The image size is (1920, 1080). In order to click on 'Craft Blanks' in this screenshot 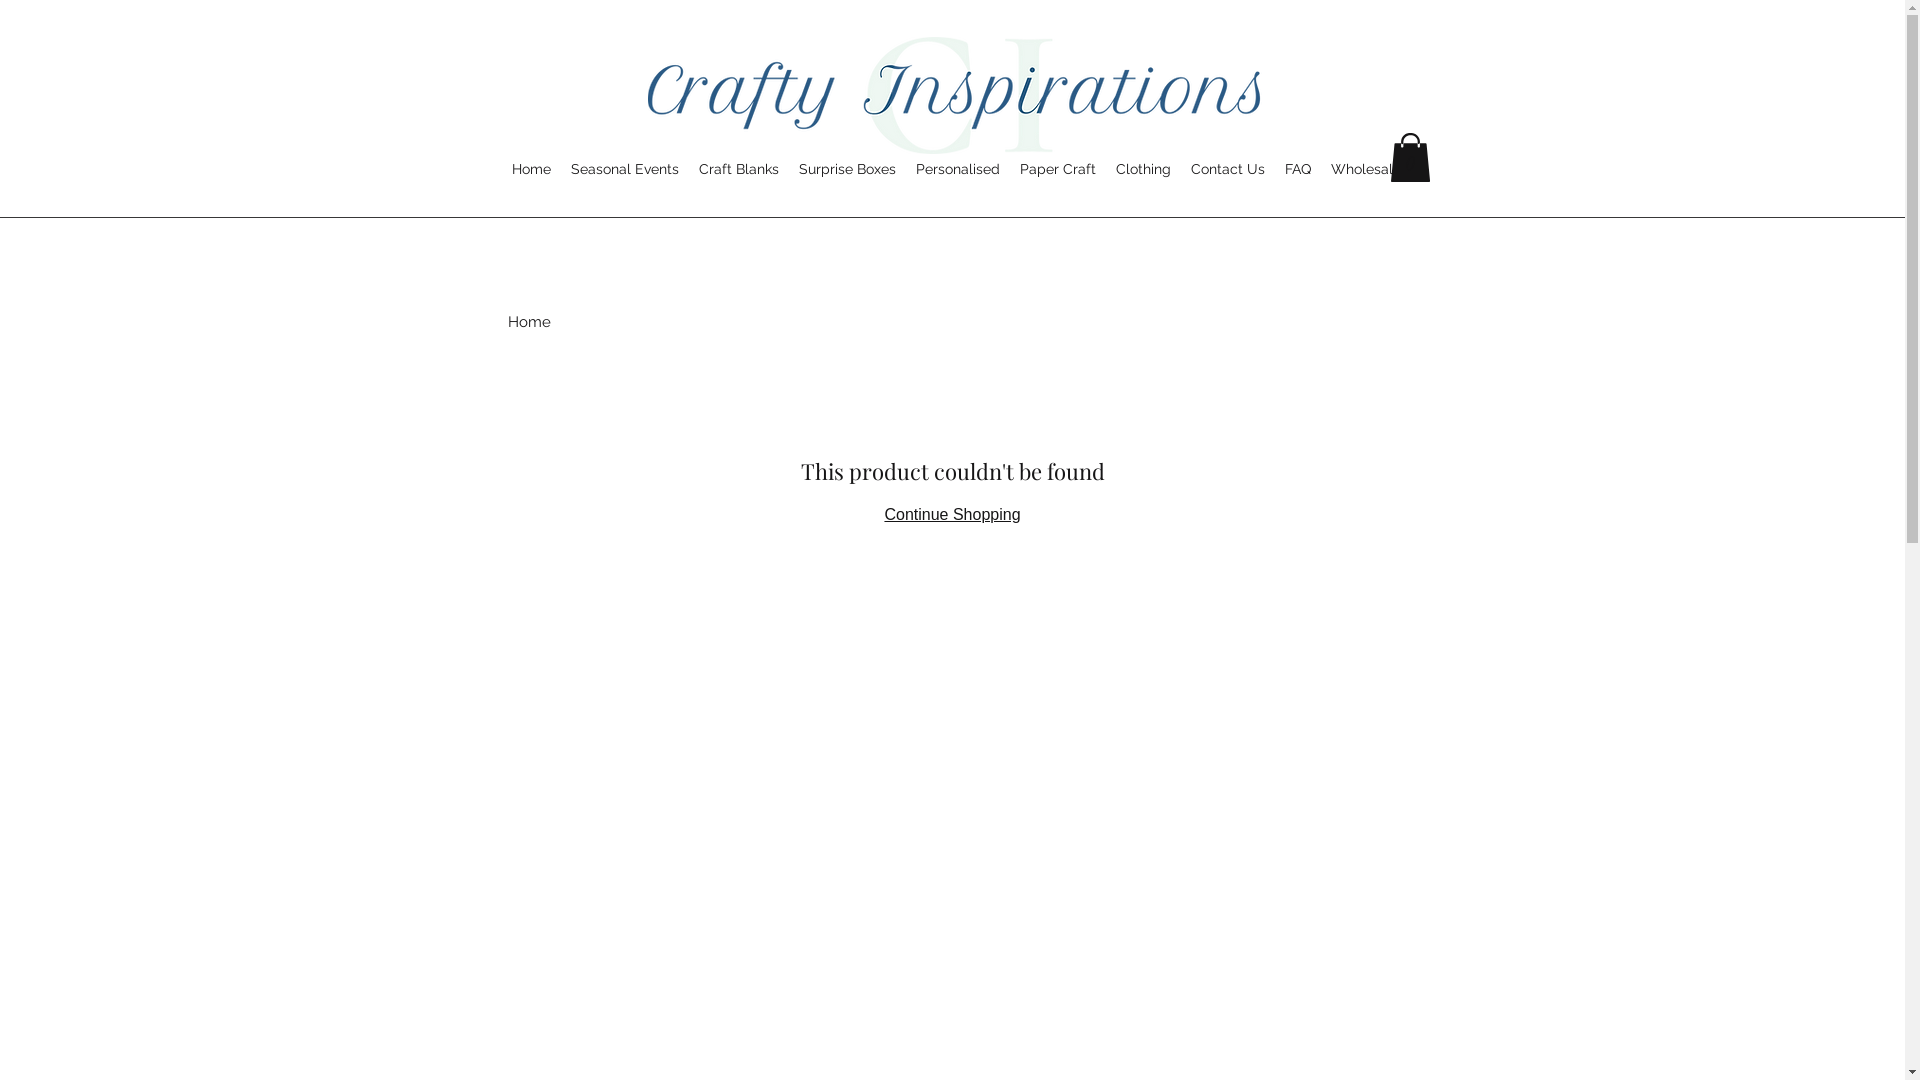, I will do `click(689, 168)`.